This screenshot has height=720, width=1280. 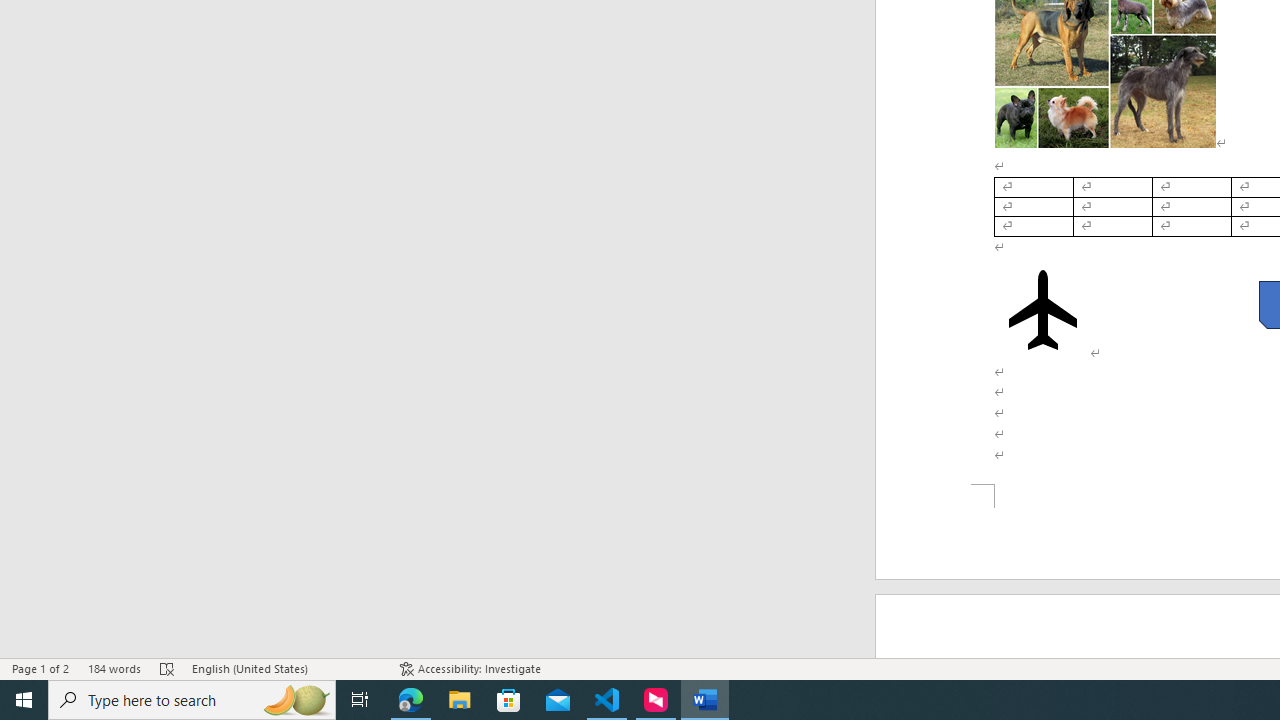 I want to click on 'Language English (United States)', so click(x=285, y=669).